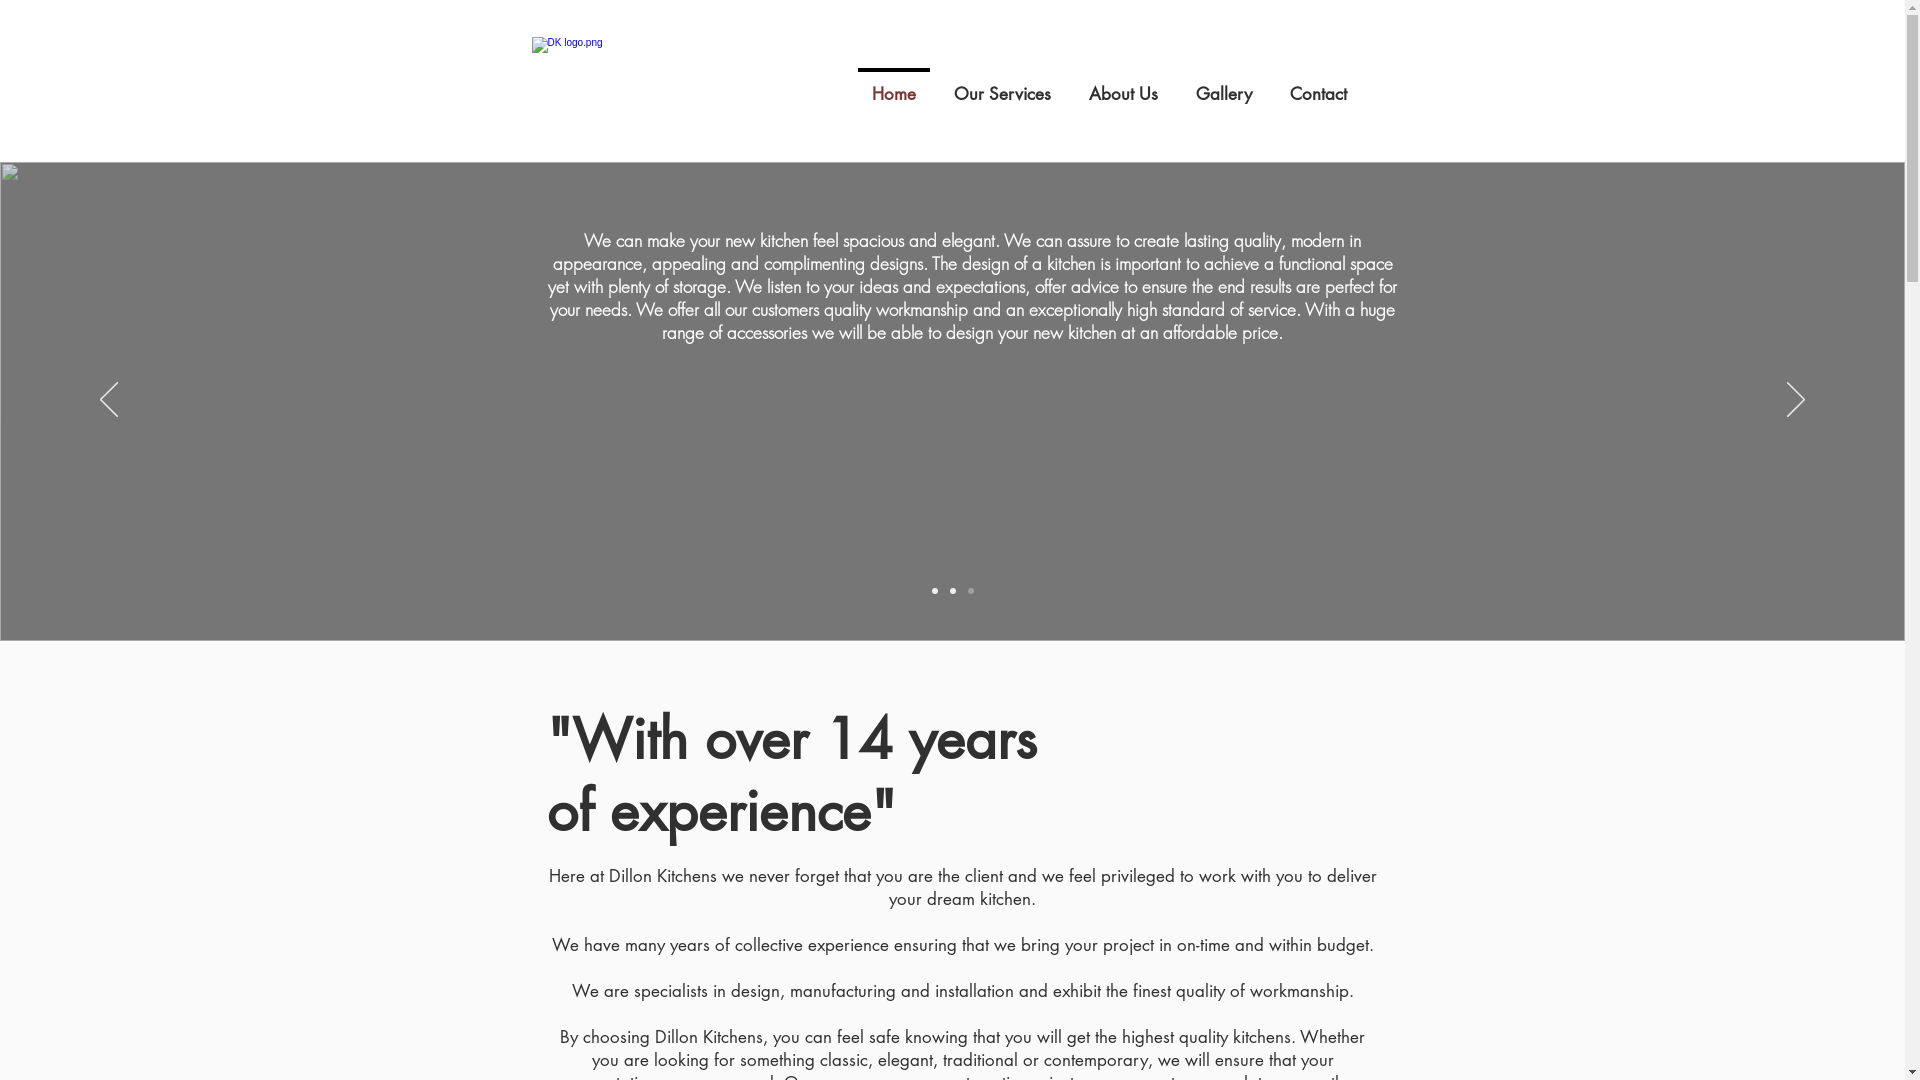 Image resolution: width=1920 pixels, height=1080 pixels. Describe the element at coordinates (891, 83) in the screenshot. I see `'Home'` at that location.